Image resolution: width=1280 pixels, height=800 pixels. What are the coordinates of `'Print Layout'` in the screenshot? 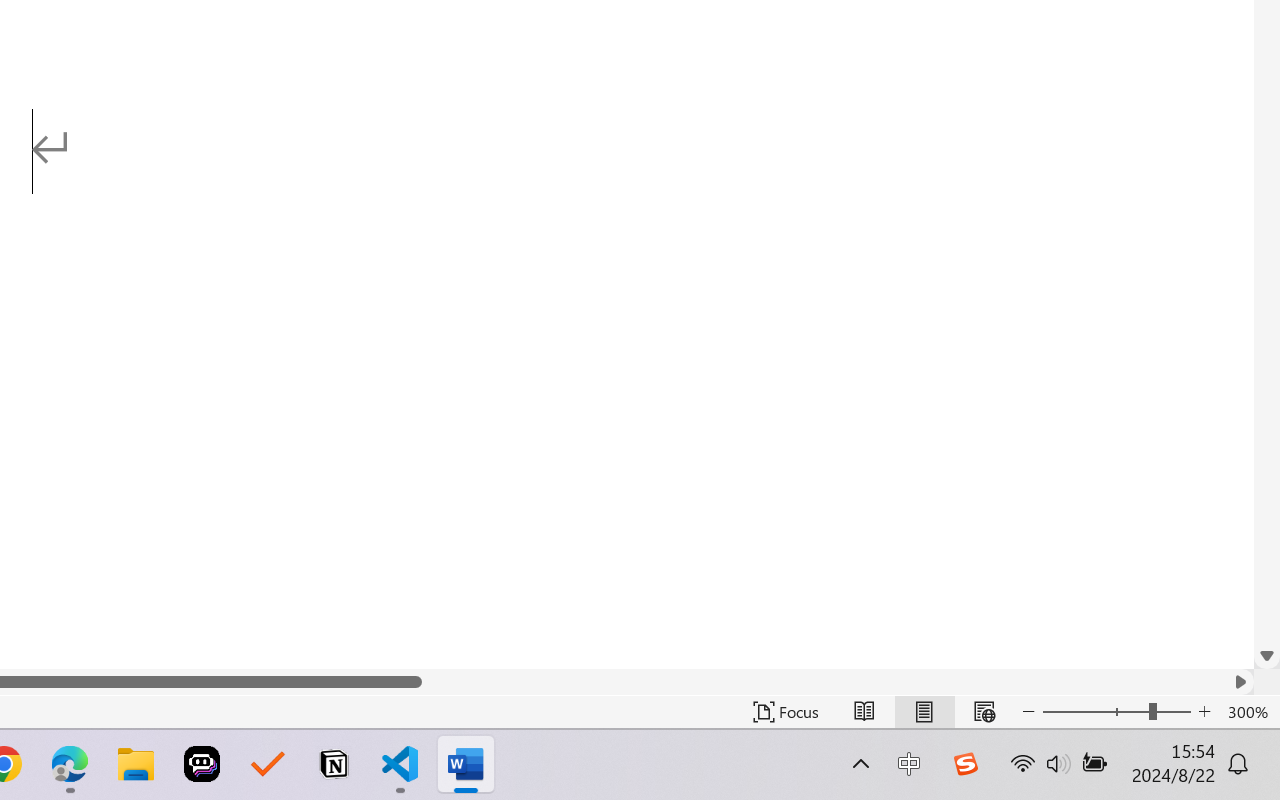 It's located at (923, 711).